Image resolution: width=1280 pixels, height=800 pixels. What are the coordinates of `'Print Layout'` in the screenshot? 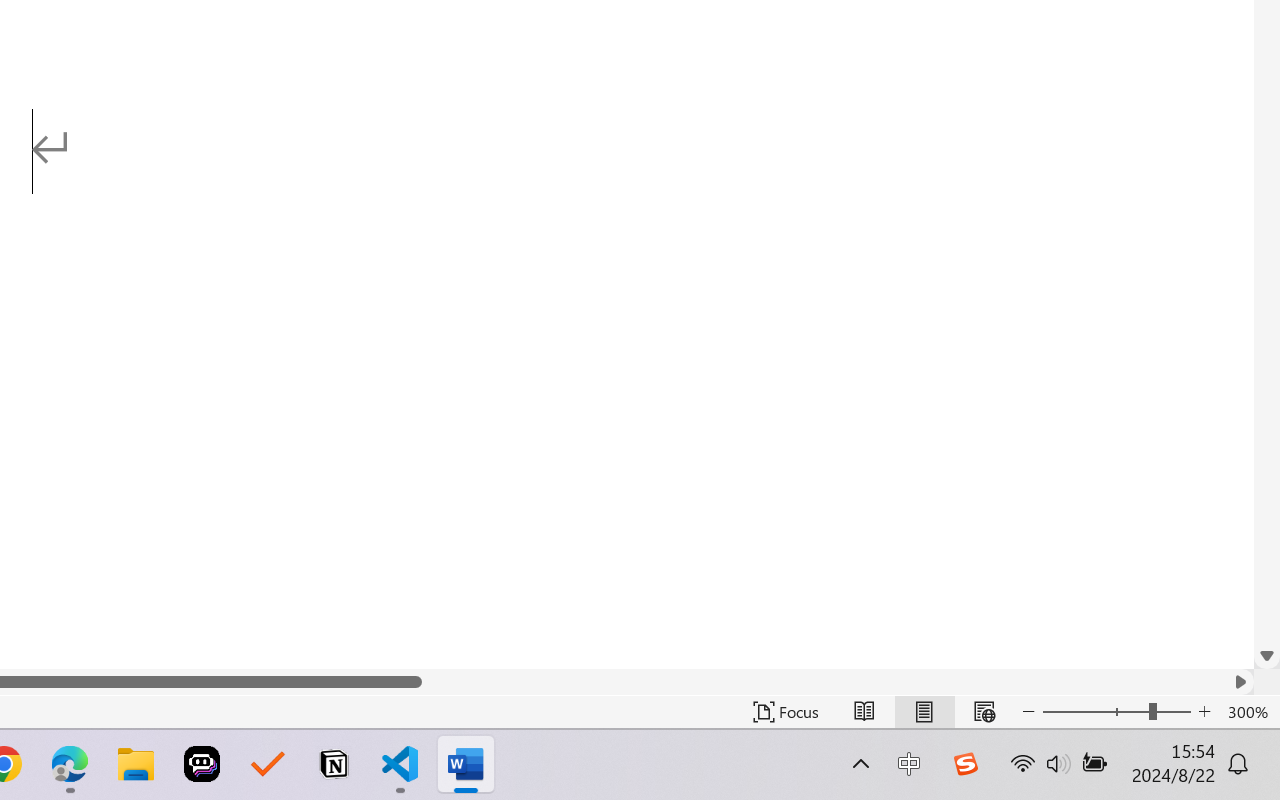 It's located at (923, 711).